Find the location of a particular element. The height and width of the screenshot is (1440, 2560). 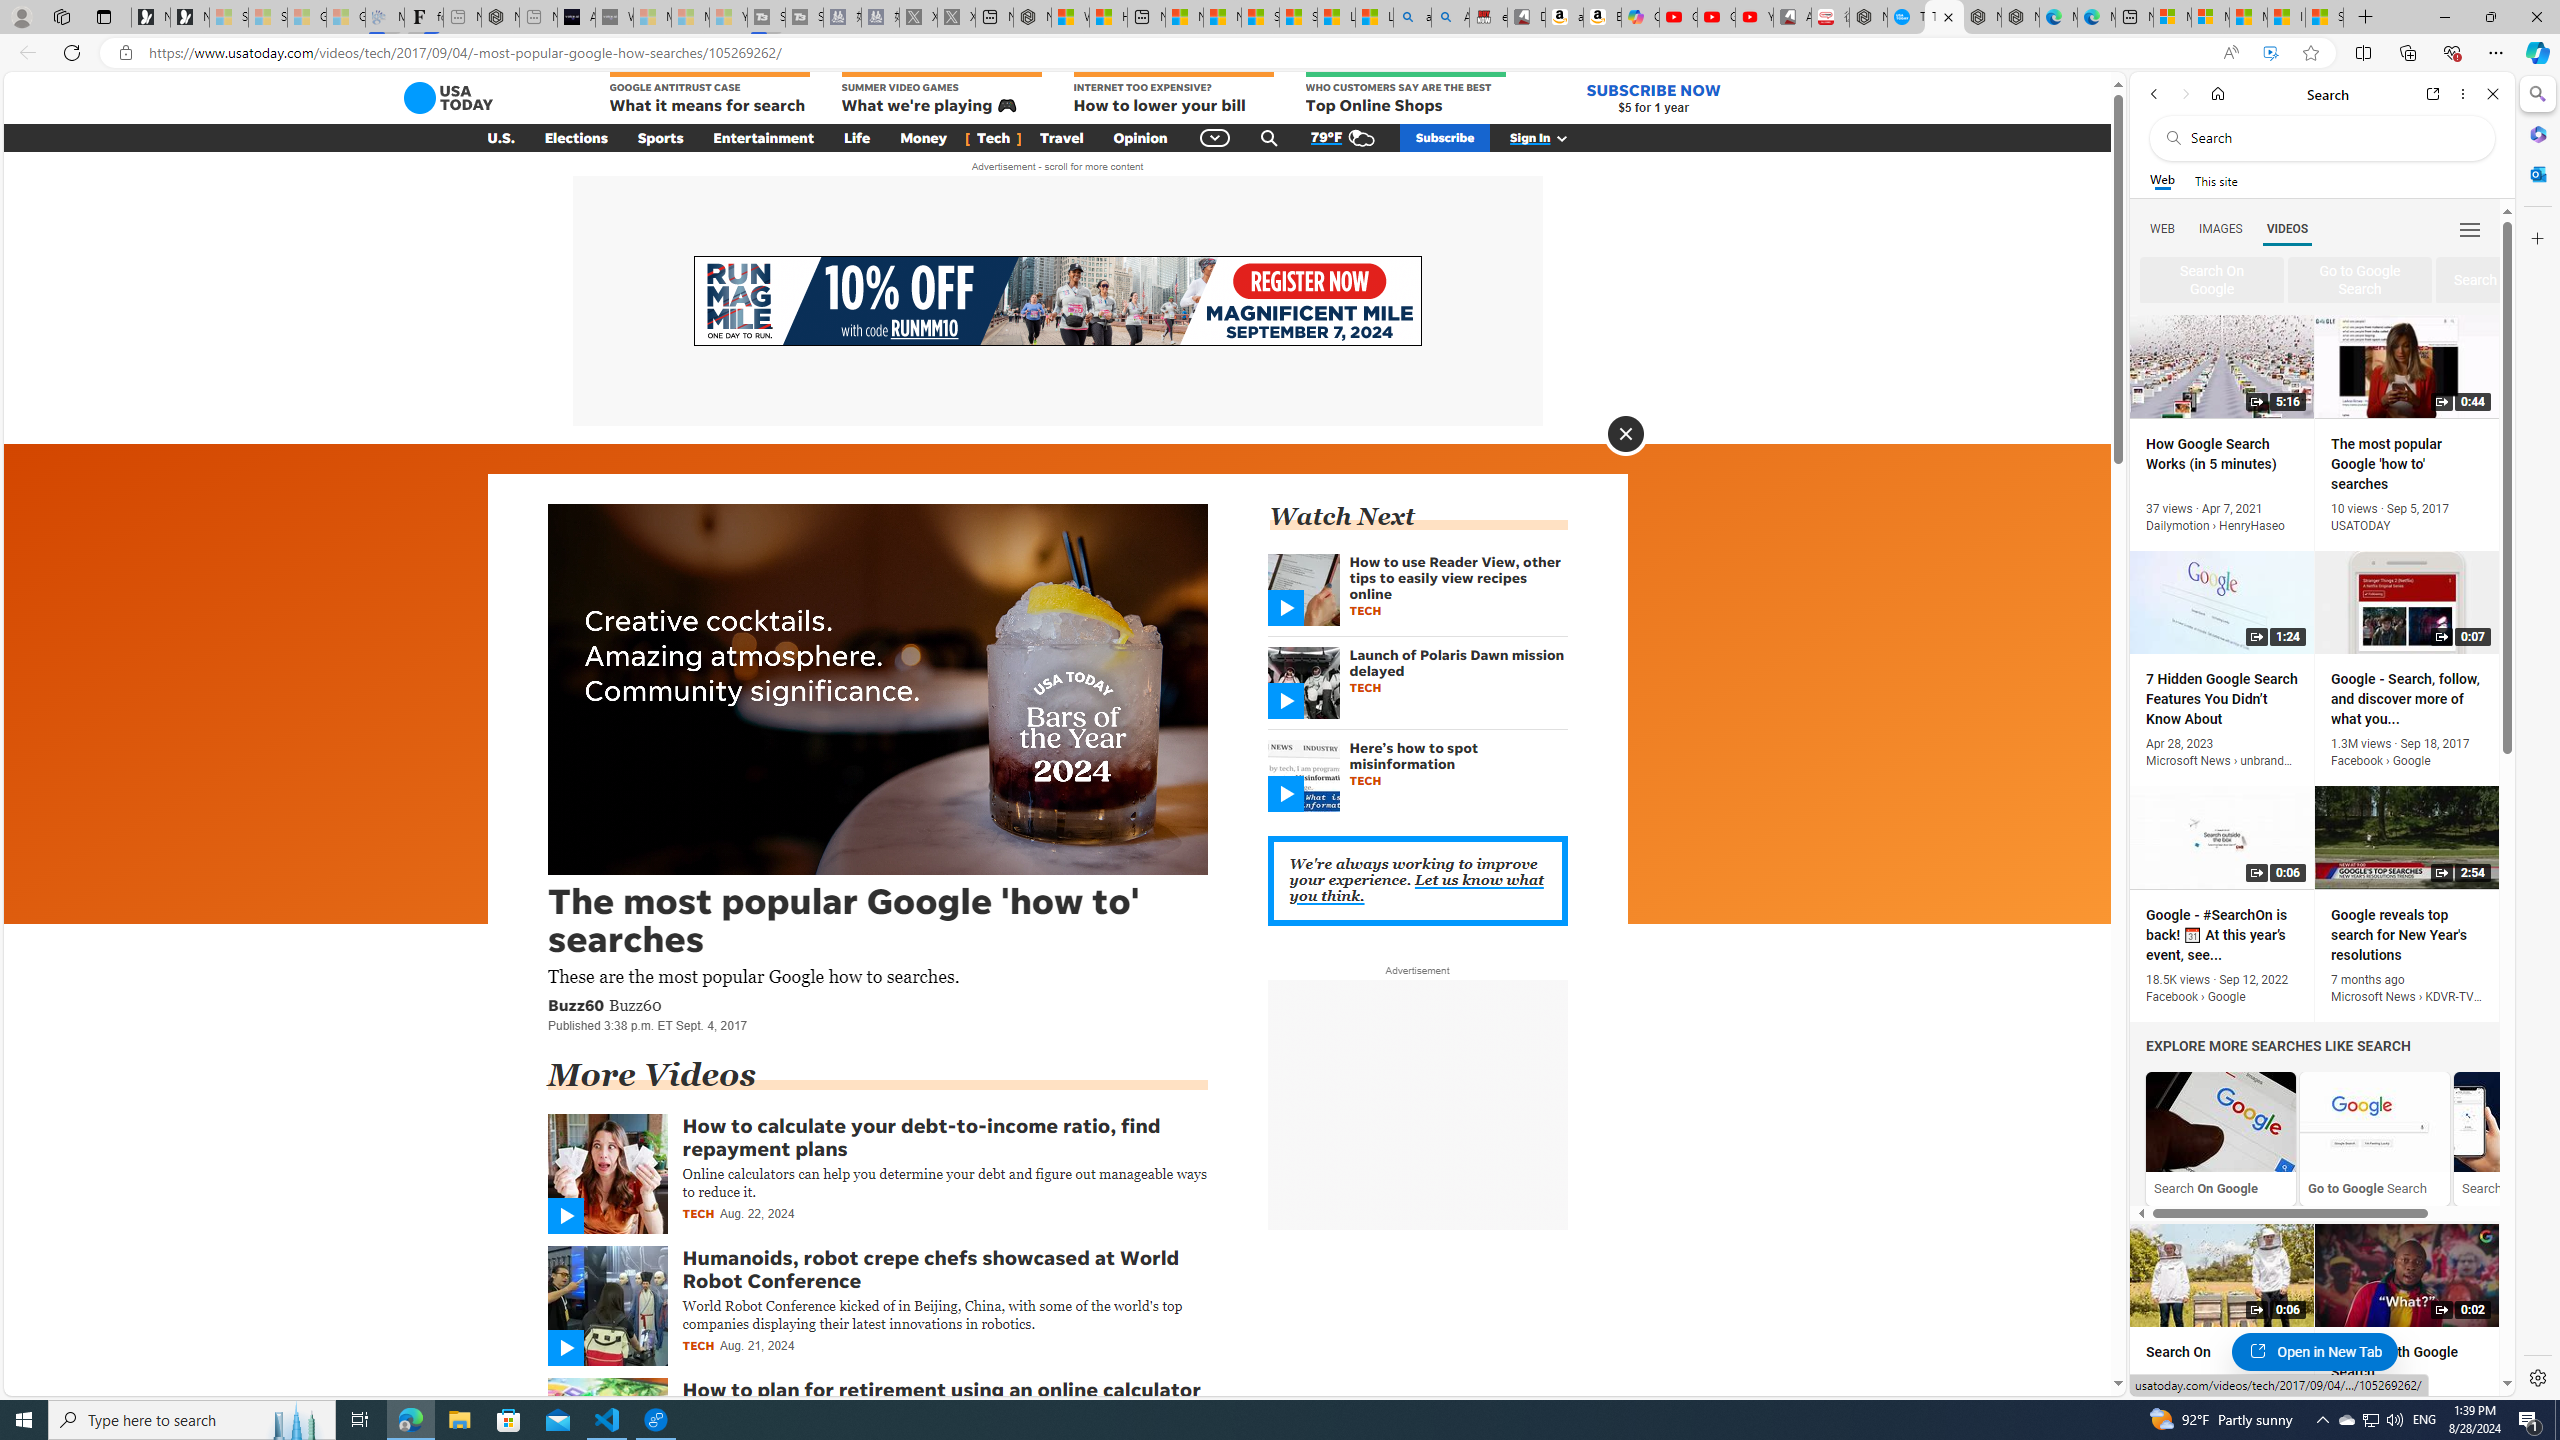

'Class: gnt_n_se_a_svg' is located at coordinates (1268, 137).